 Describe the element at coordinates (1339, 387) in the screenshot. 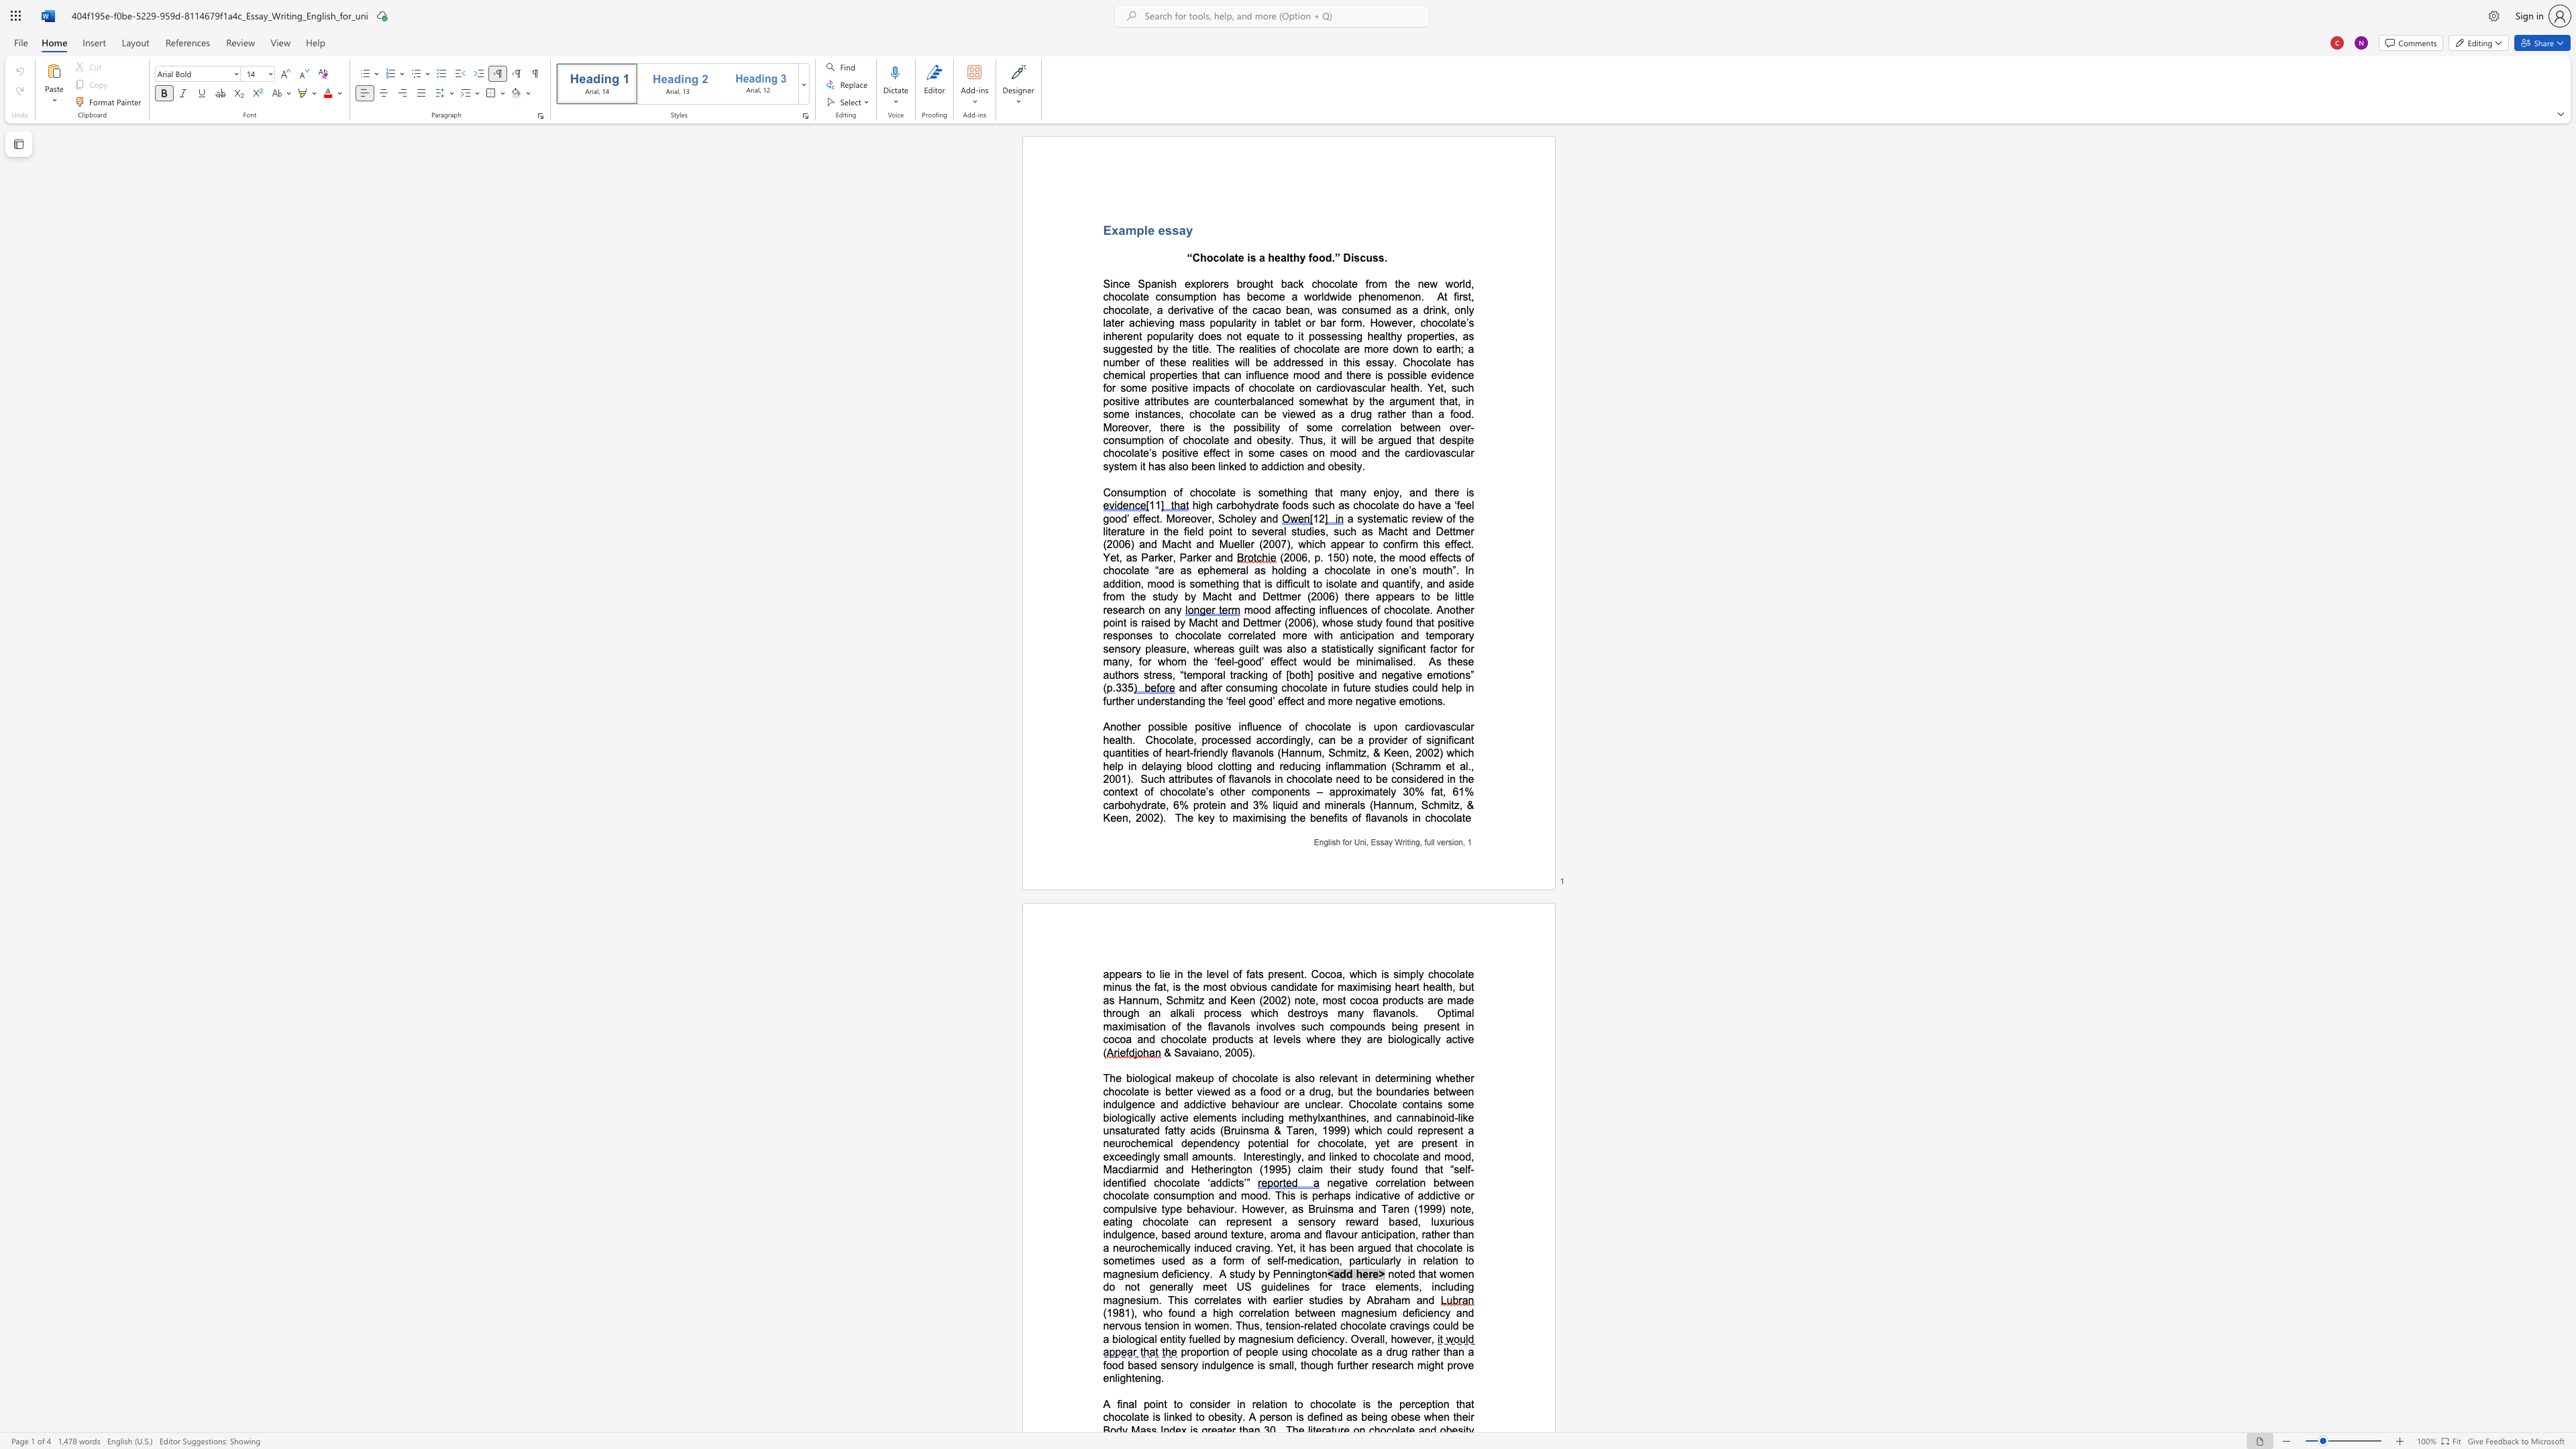

I see `the subset text "ovascular he" within the text "for some positive impacts of chocolate on cardiovascular health. Yet, such positive attributes are counterbalanced"` at that location.